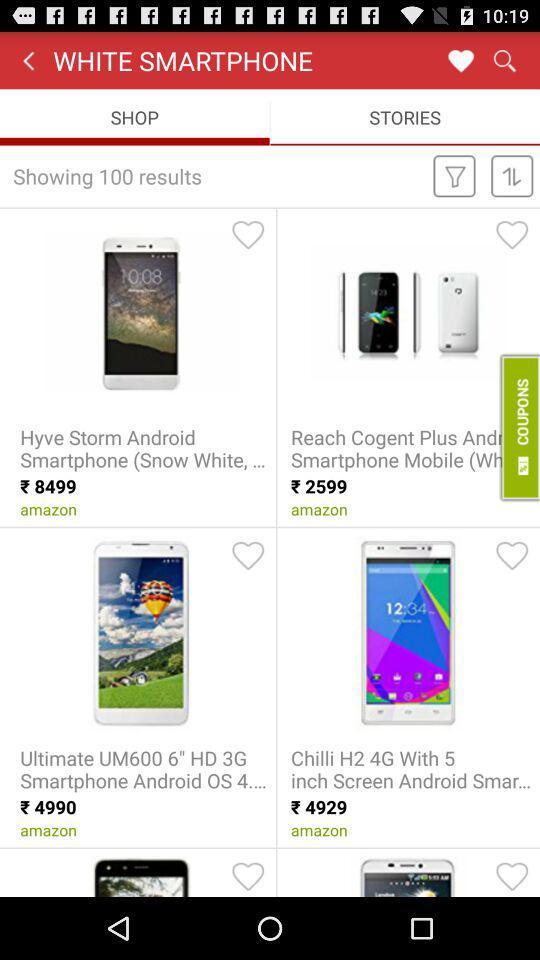 The height and width of the screenshot is (960, 540). Describe the element at coordinates (248, 555) in the screenshot. I see `like this item` at that location.